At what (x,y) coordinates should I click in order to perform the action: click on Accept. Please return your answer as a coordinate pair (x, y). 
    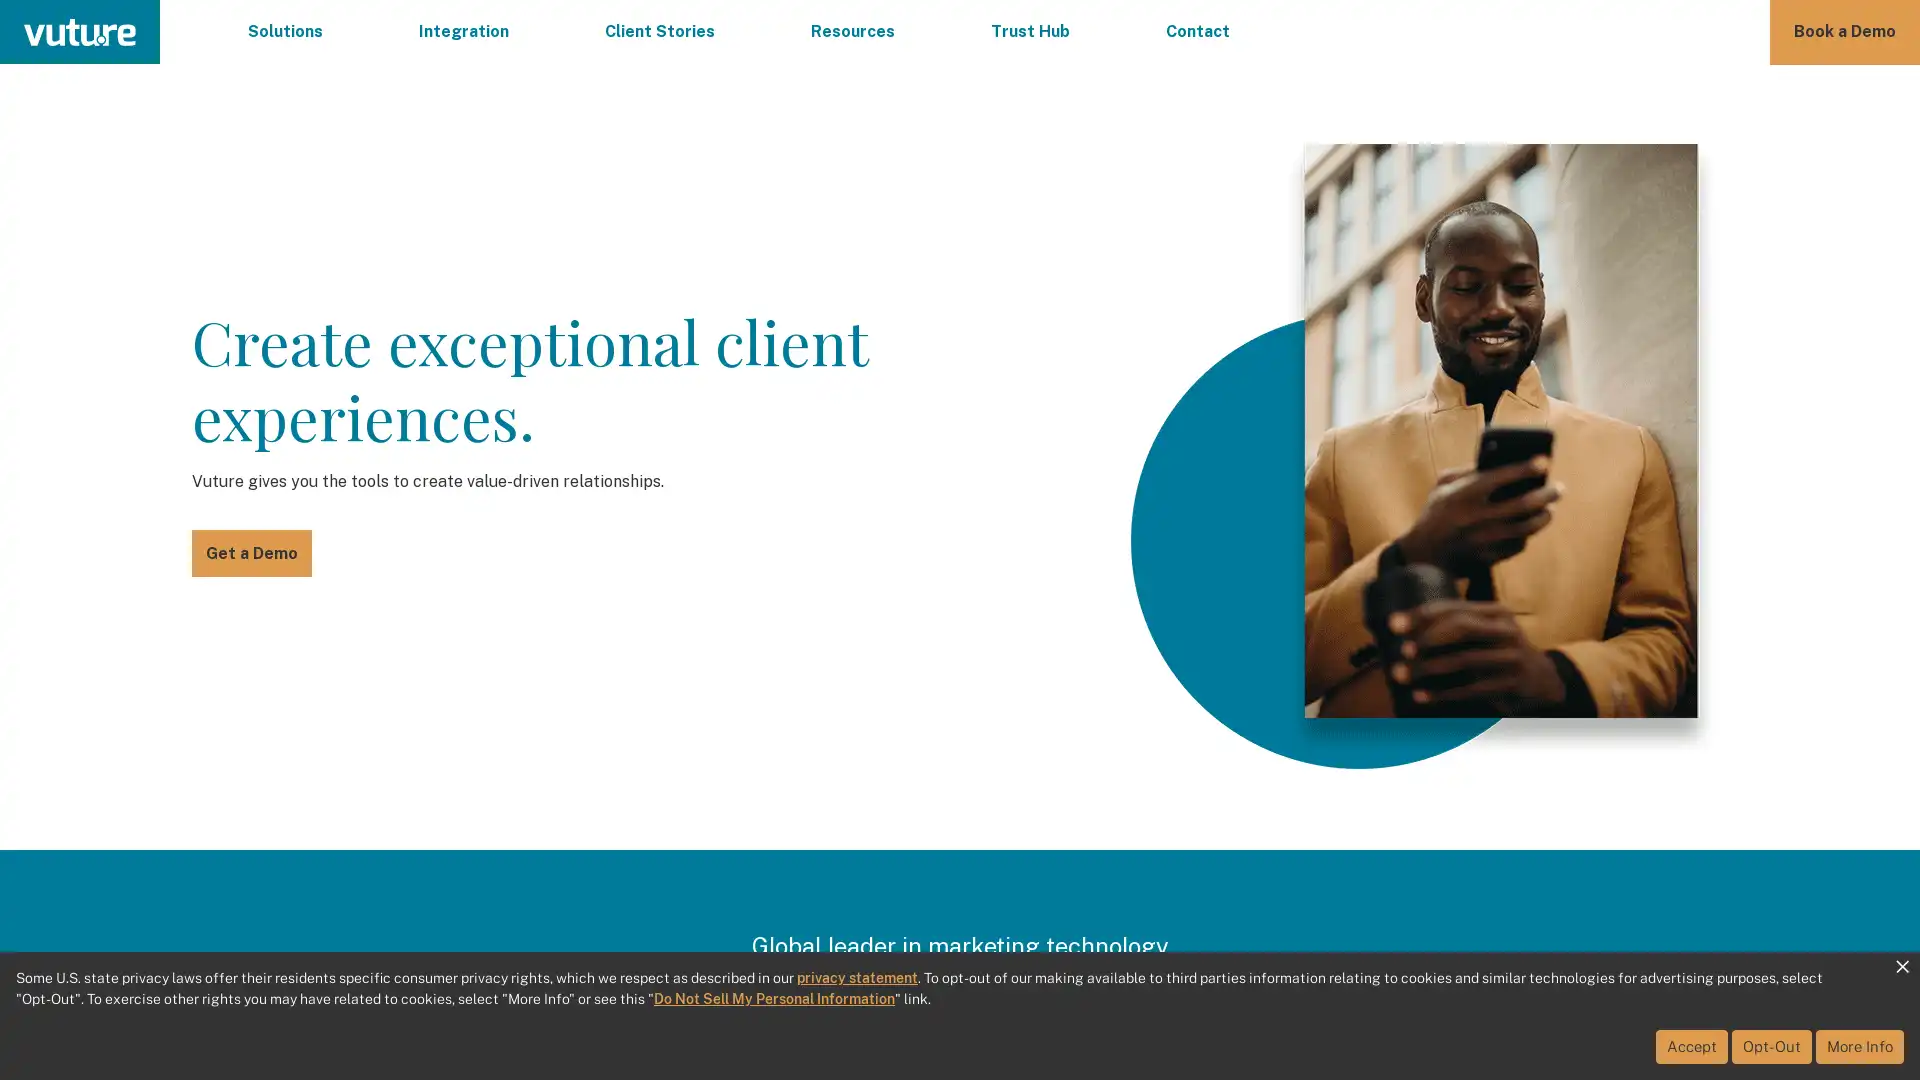
    Looking at the image, I should click on (1691, 1045).